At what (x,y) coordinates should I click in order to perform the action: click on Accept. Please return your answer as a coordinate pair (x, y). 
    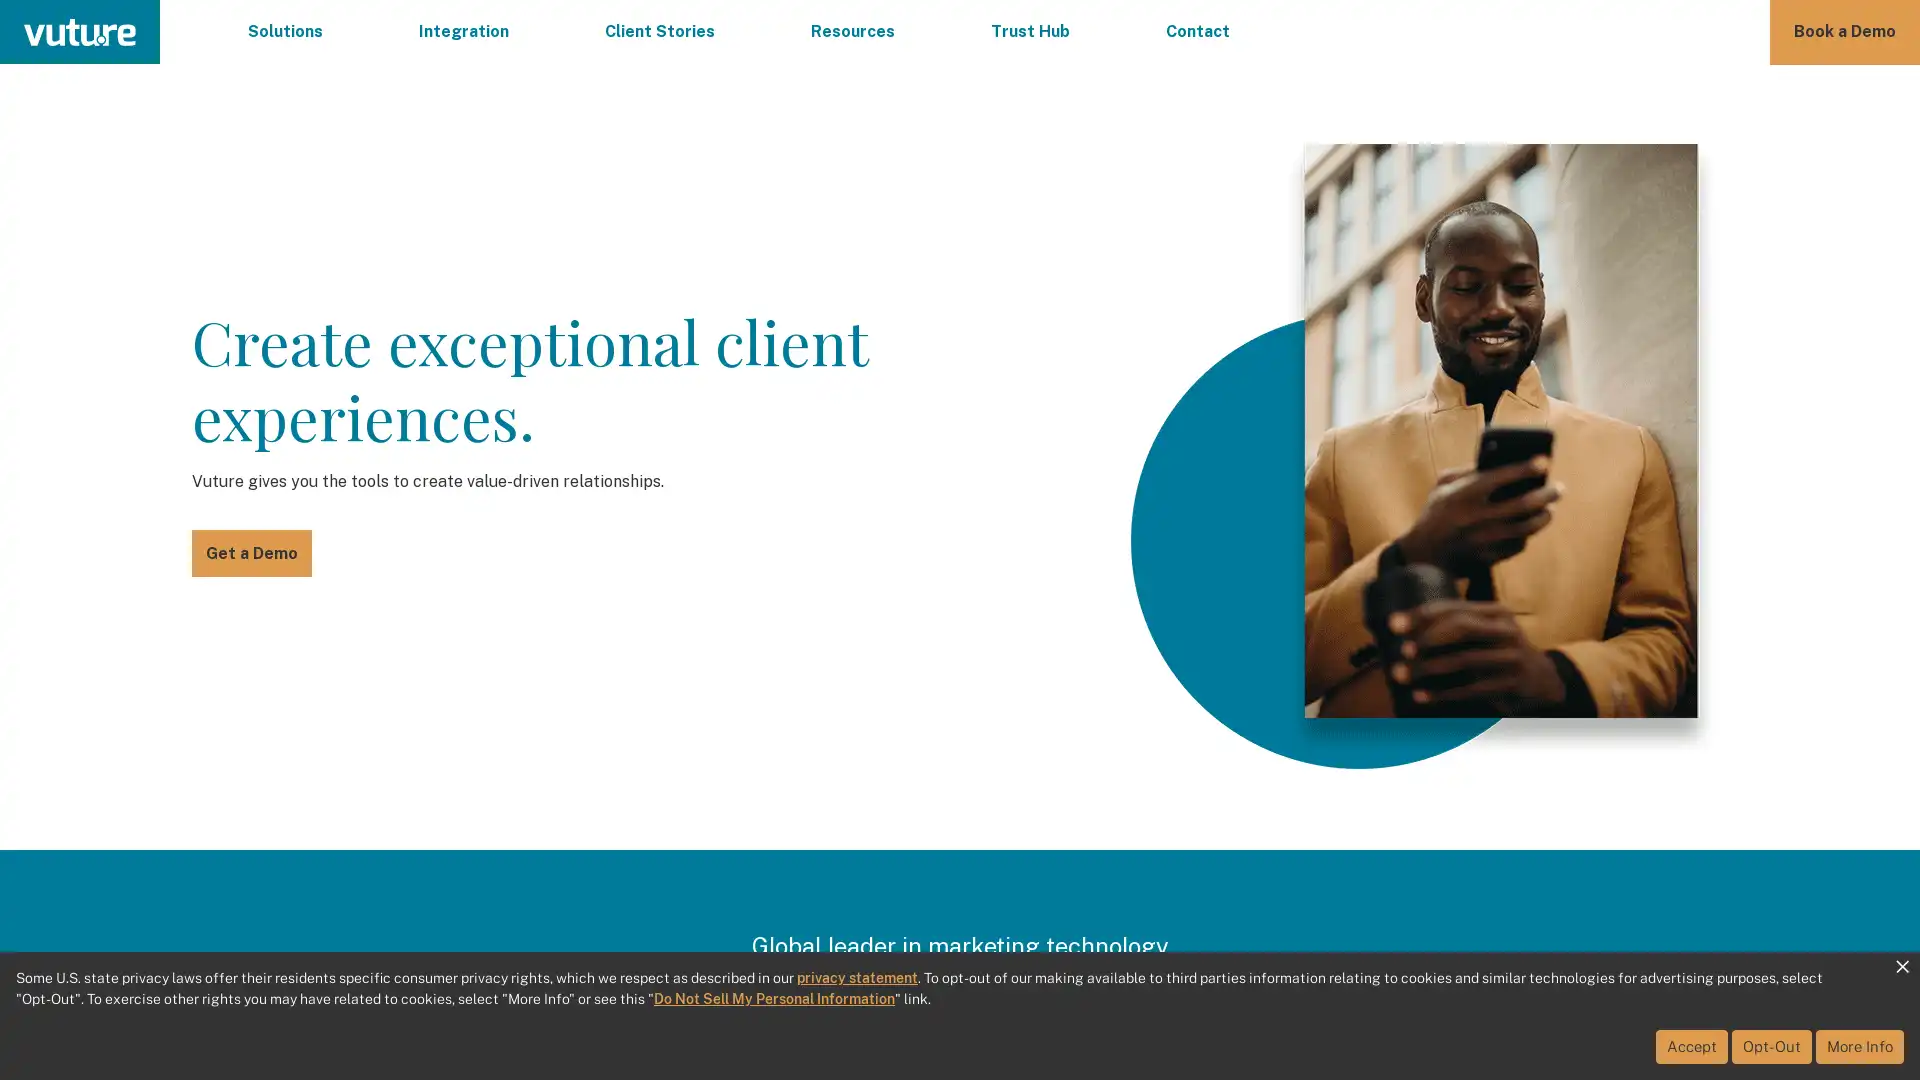
    Looking at the image, I should click on (1691, 1045).